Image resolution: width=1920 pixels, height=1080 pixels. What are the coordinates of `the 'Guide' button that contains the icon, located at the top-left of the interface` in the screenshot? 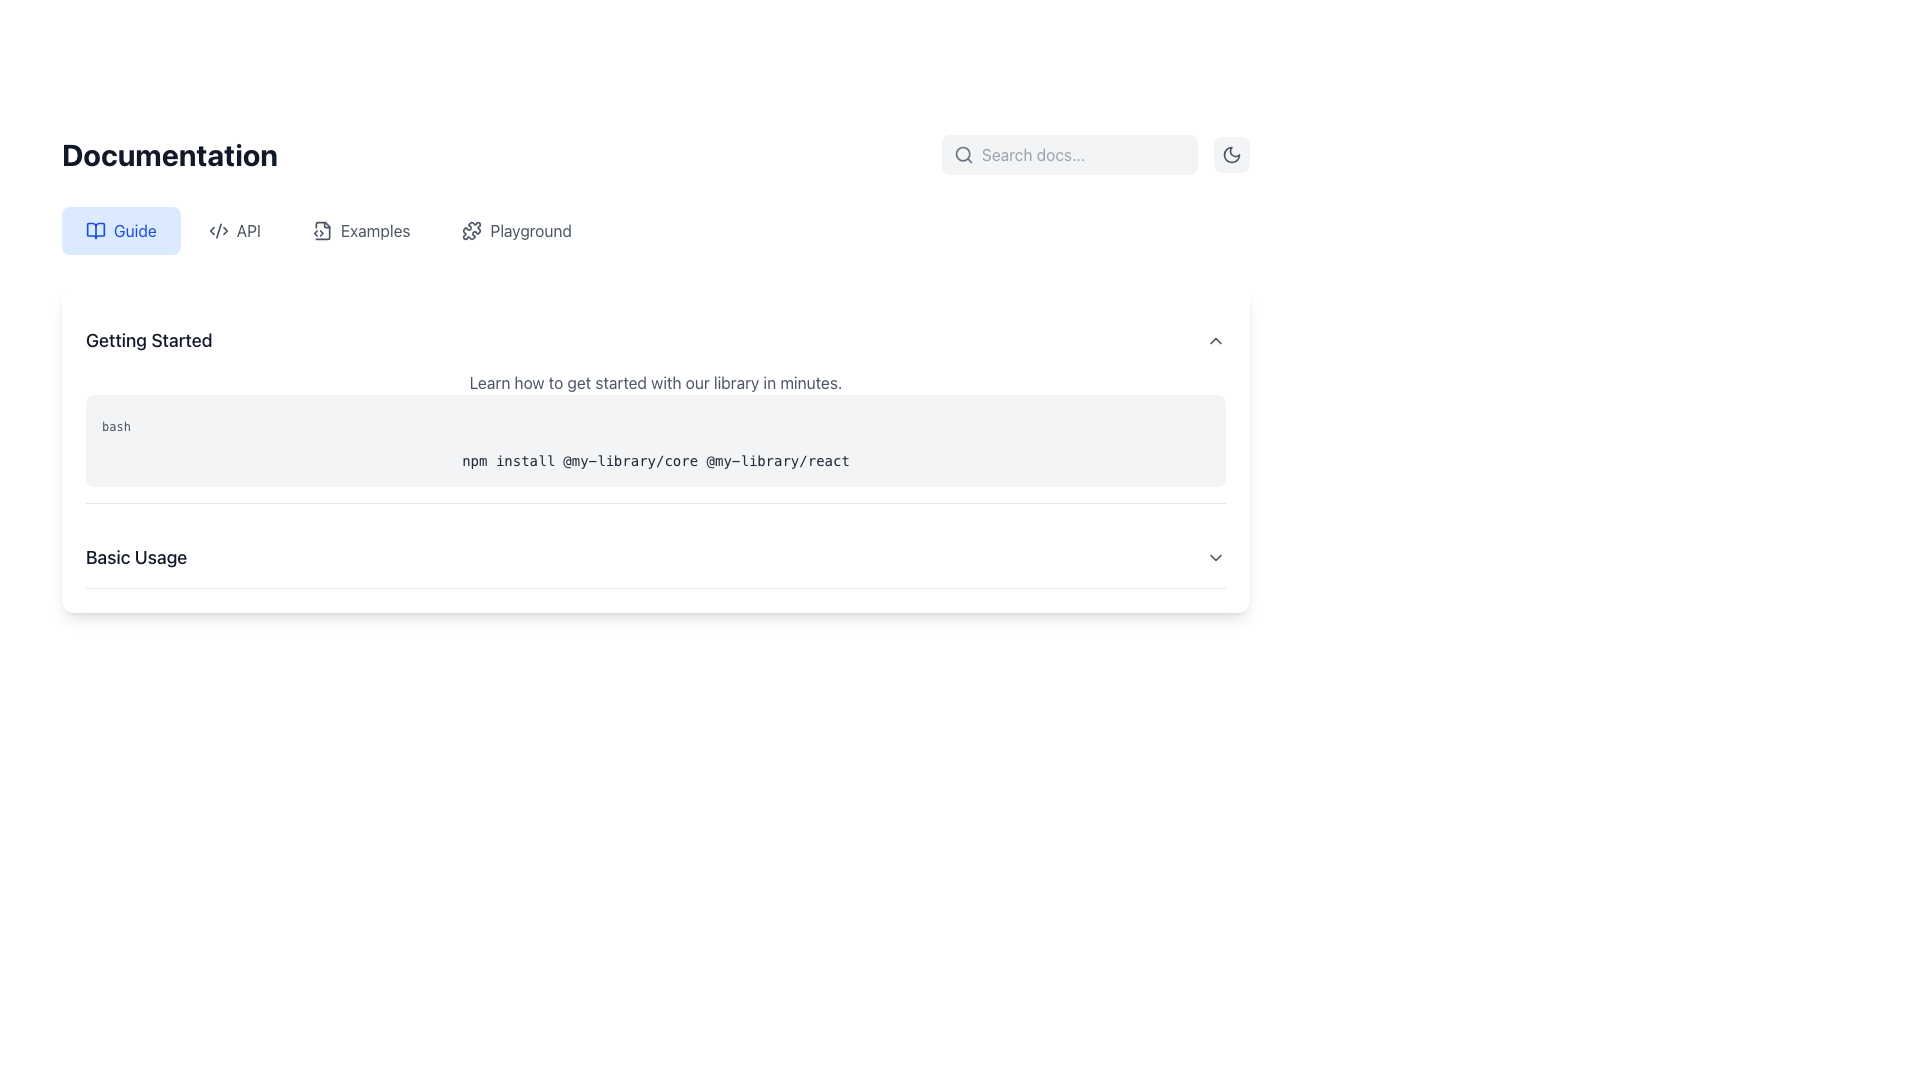 It's located at (95, 230).